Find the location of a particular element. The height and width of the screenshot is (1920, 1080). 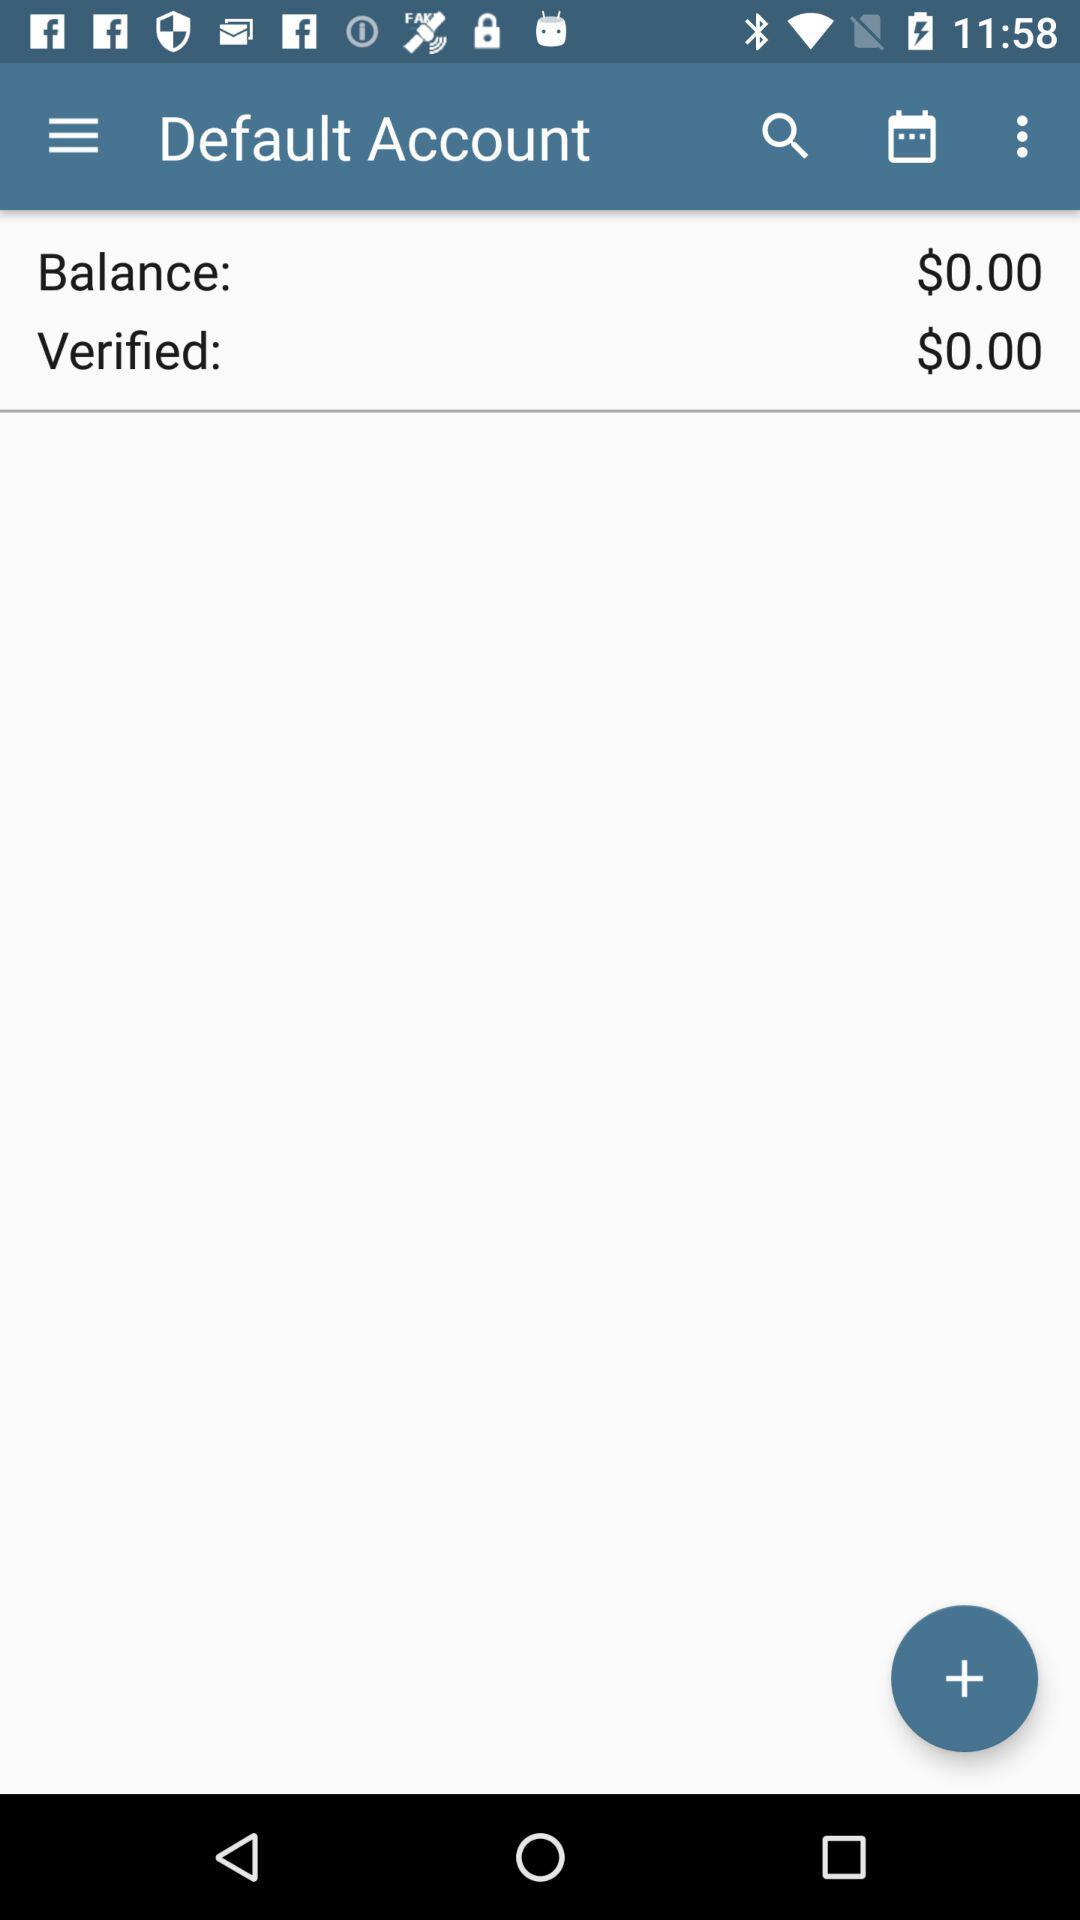

icon to the left of the default account item is located at coordinates (72, 135).